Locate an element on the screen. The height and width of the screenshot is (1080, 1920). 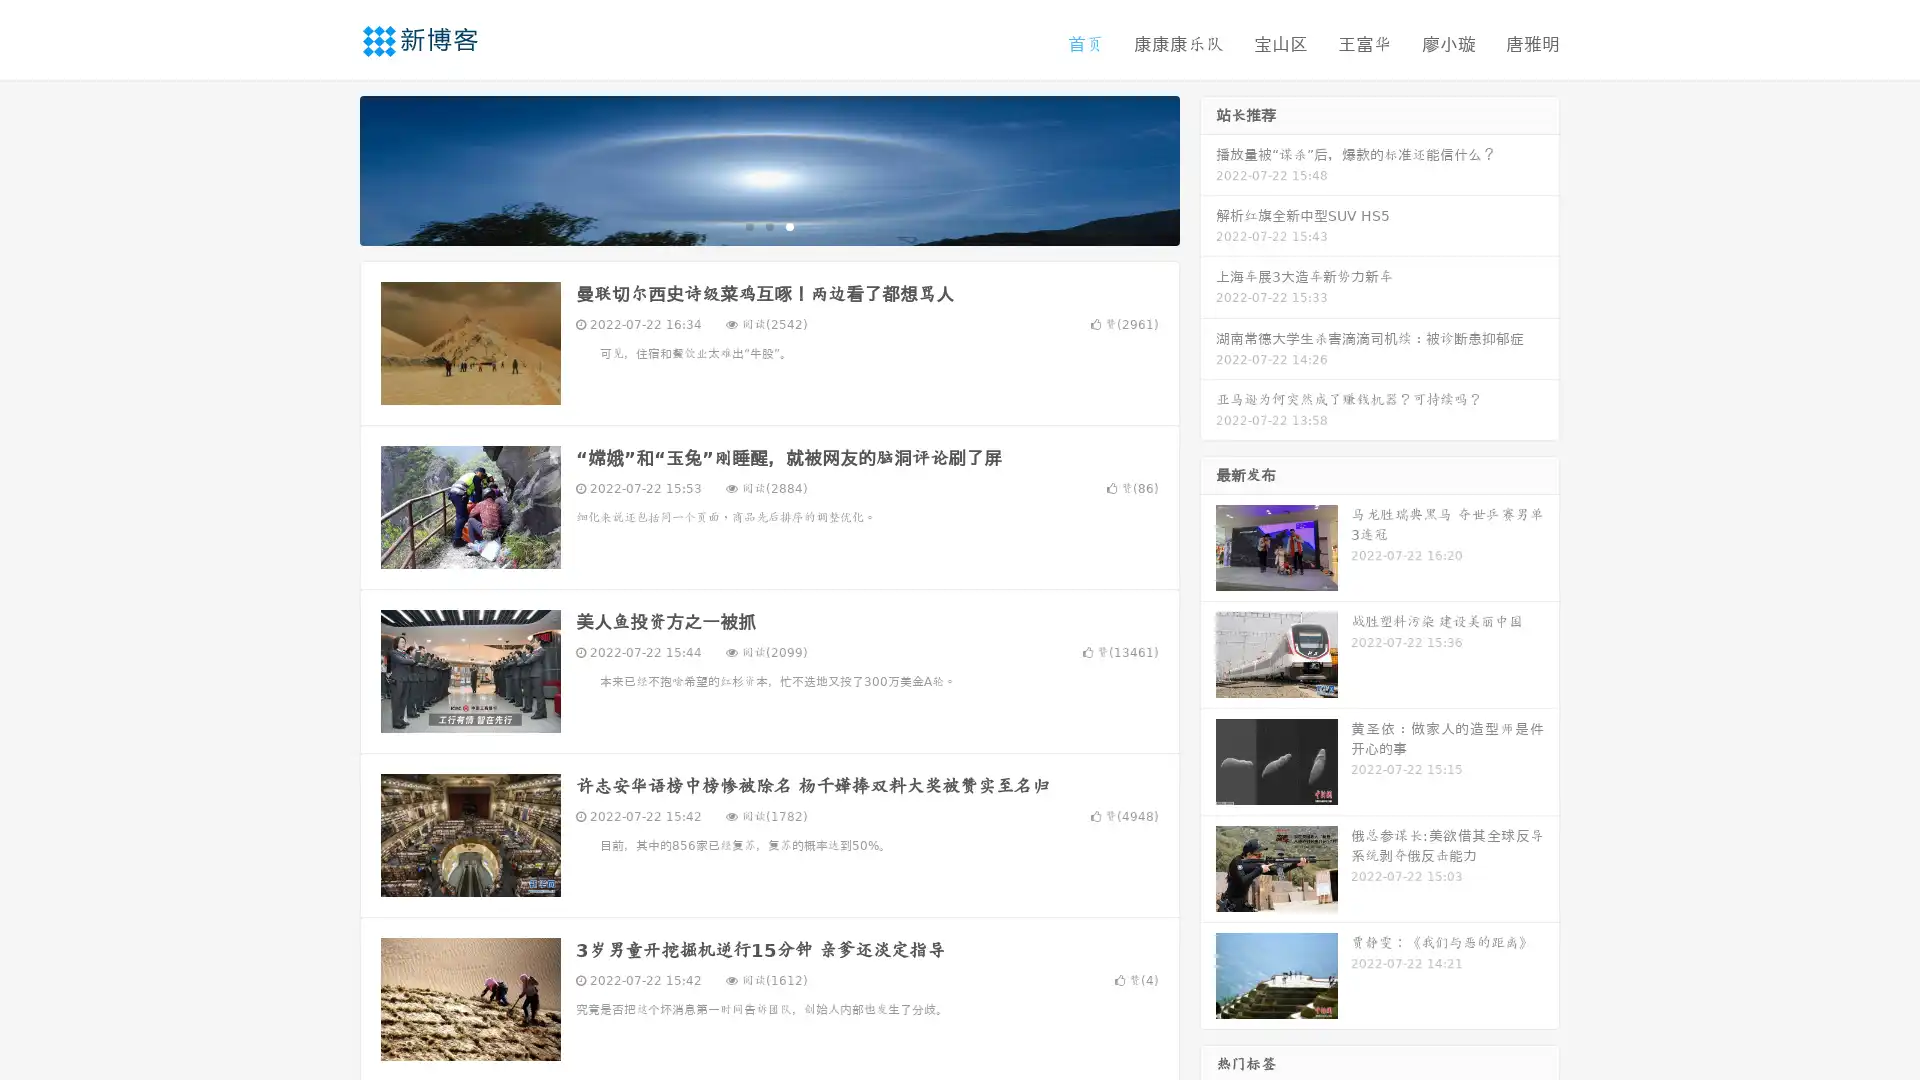
Go to slide 2 is located at coordinates (768, 225).